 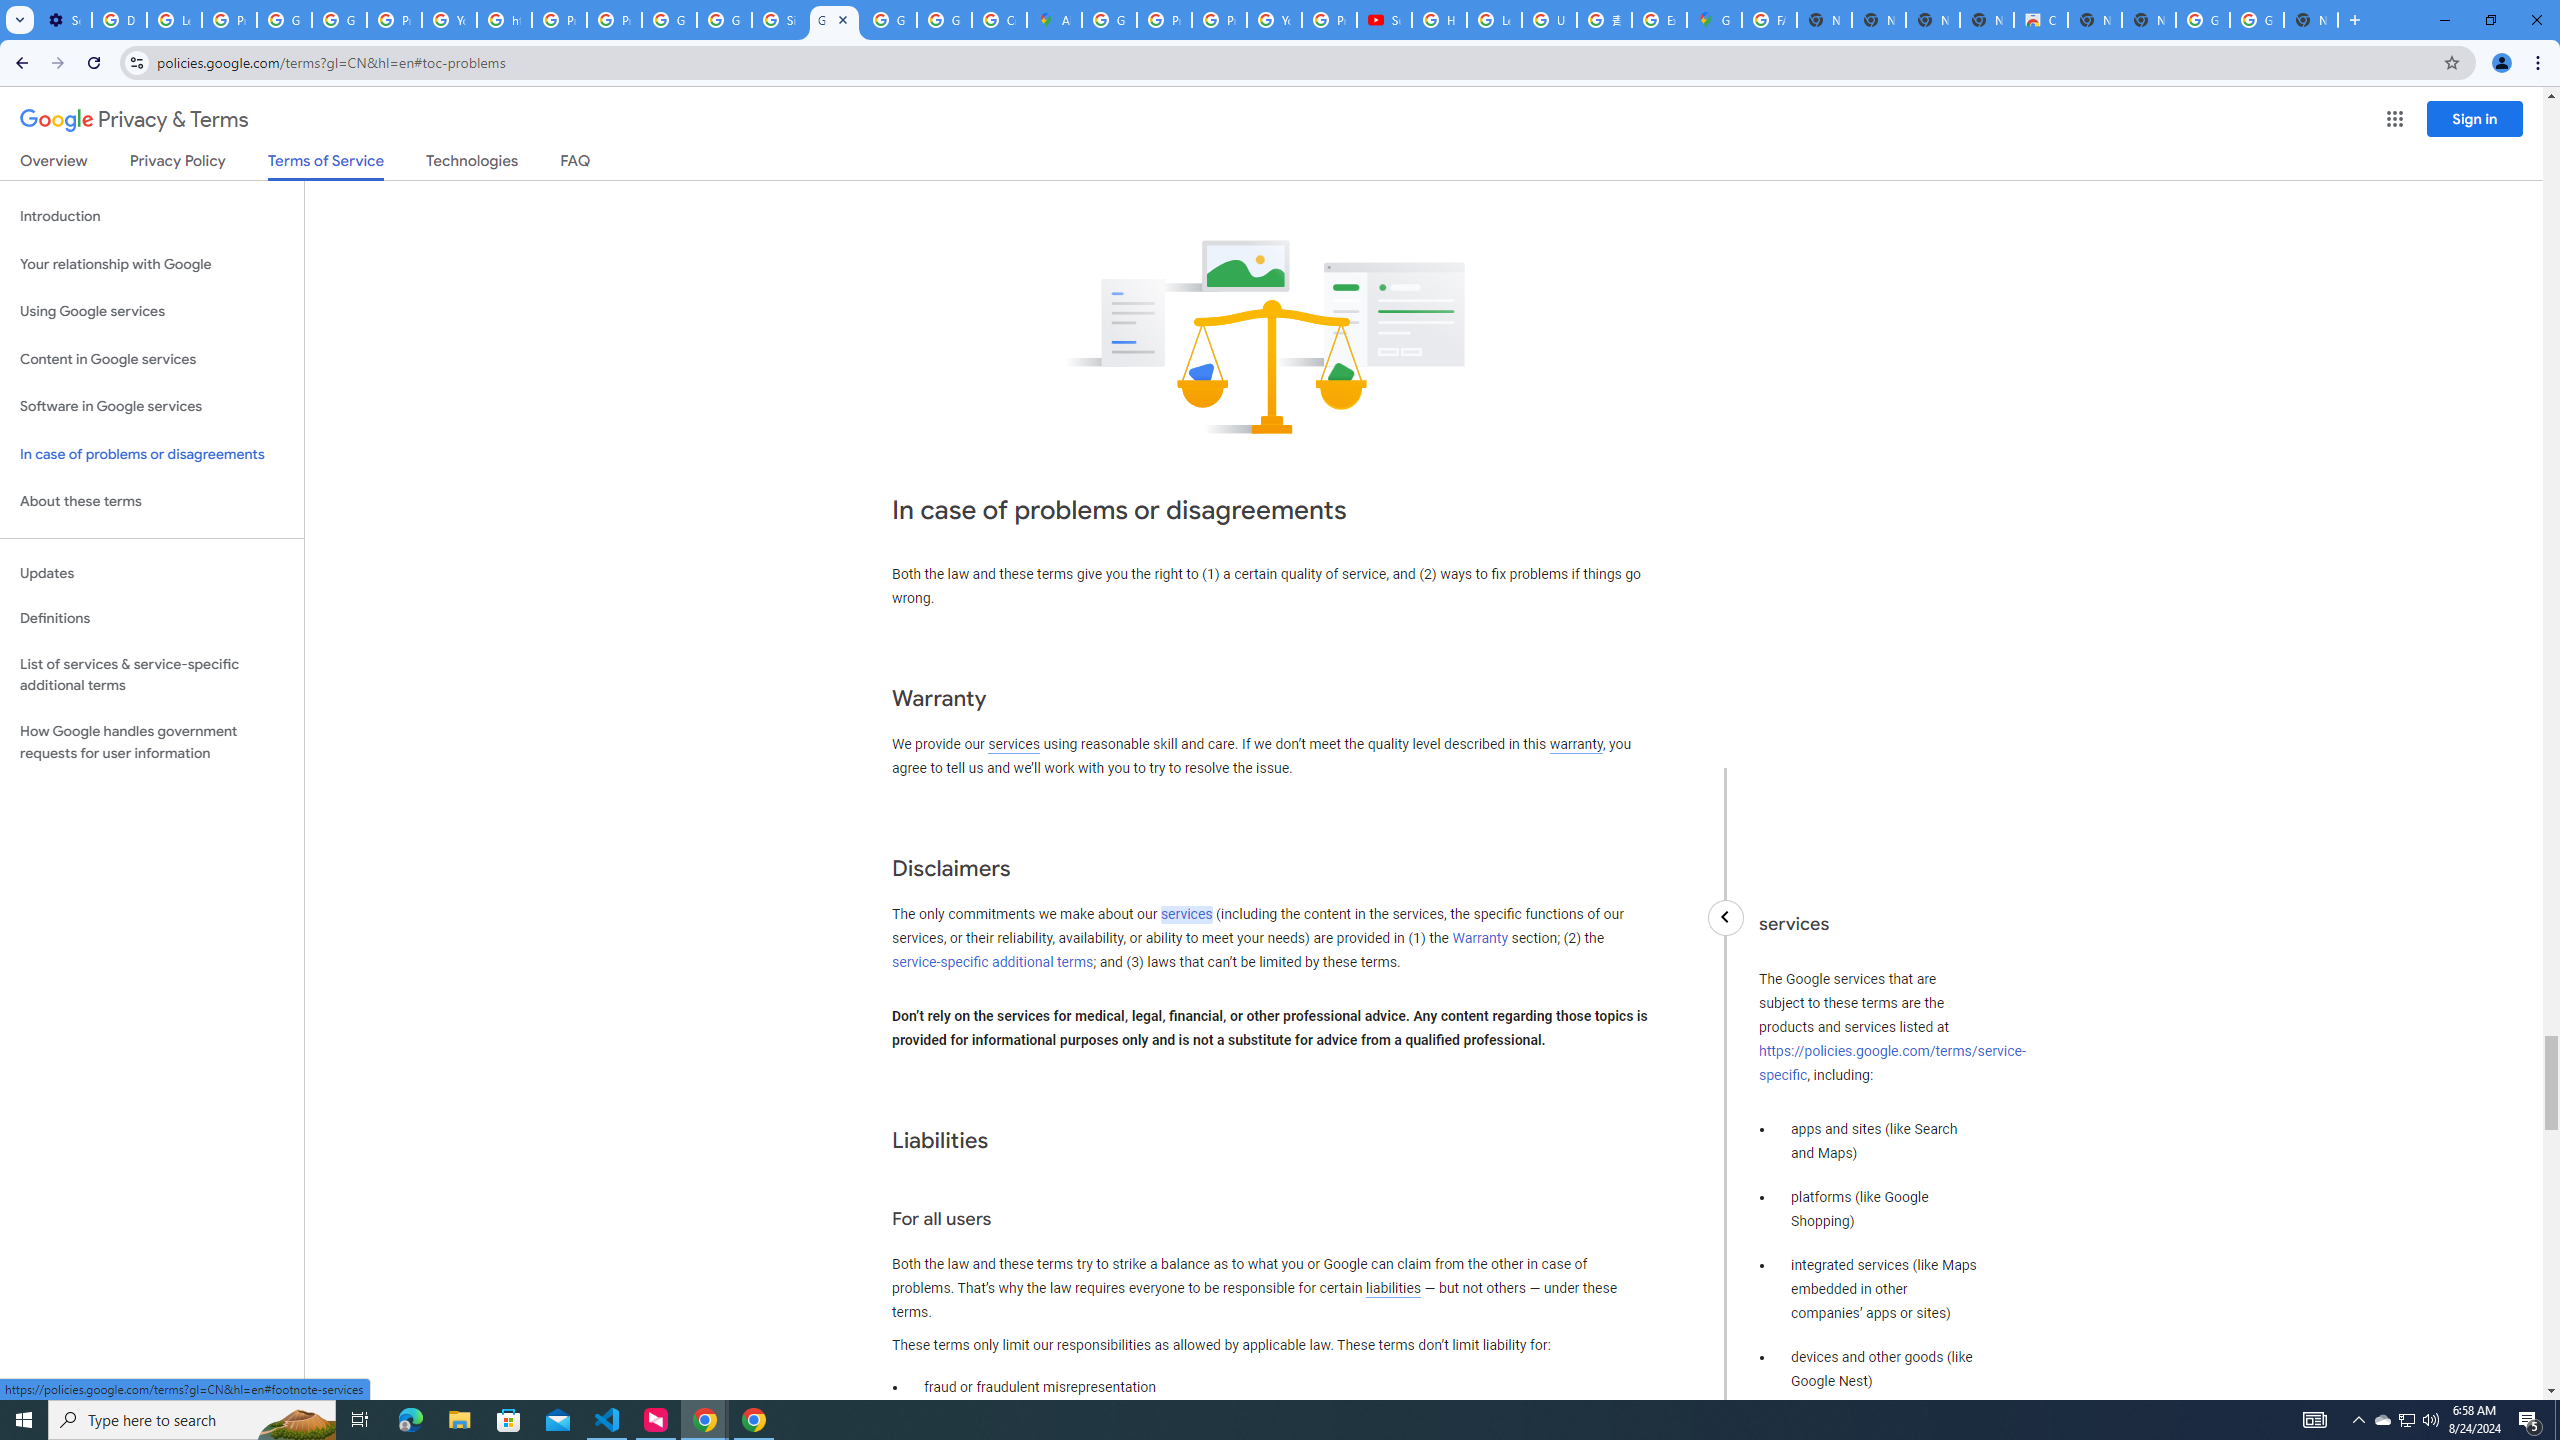 What do you see at coordinates (1383, 19) in the screenshot?
I see `'Subscriptions - YouTube'` at bounding box center [1383, 19].